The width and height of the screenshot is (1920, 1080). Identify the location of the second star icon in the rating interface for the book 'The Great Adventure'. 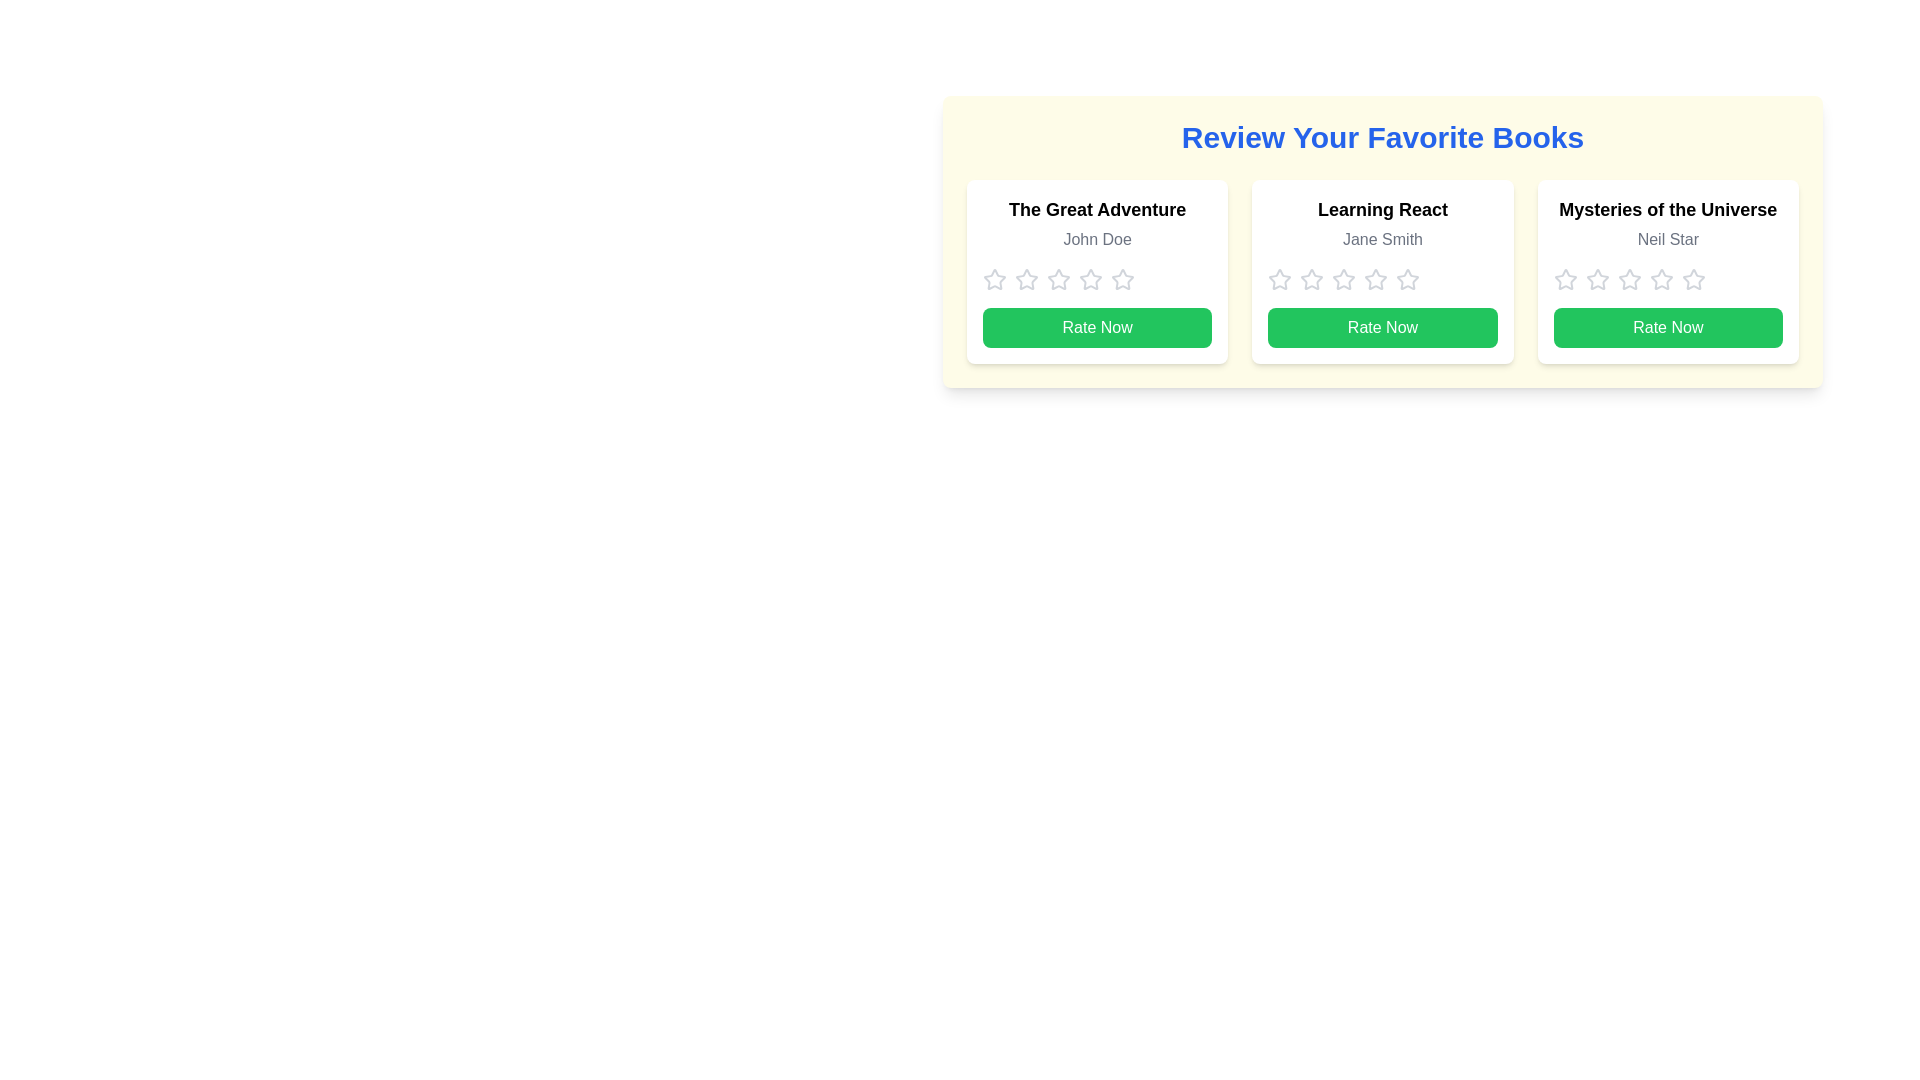
(1058, 279).